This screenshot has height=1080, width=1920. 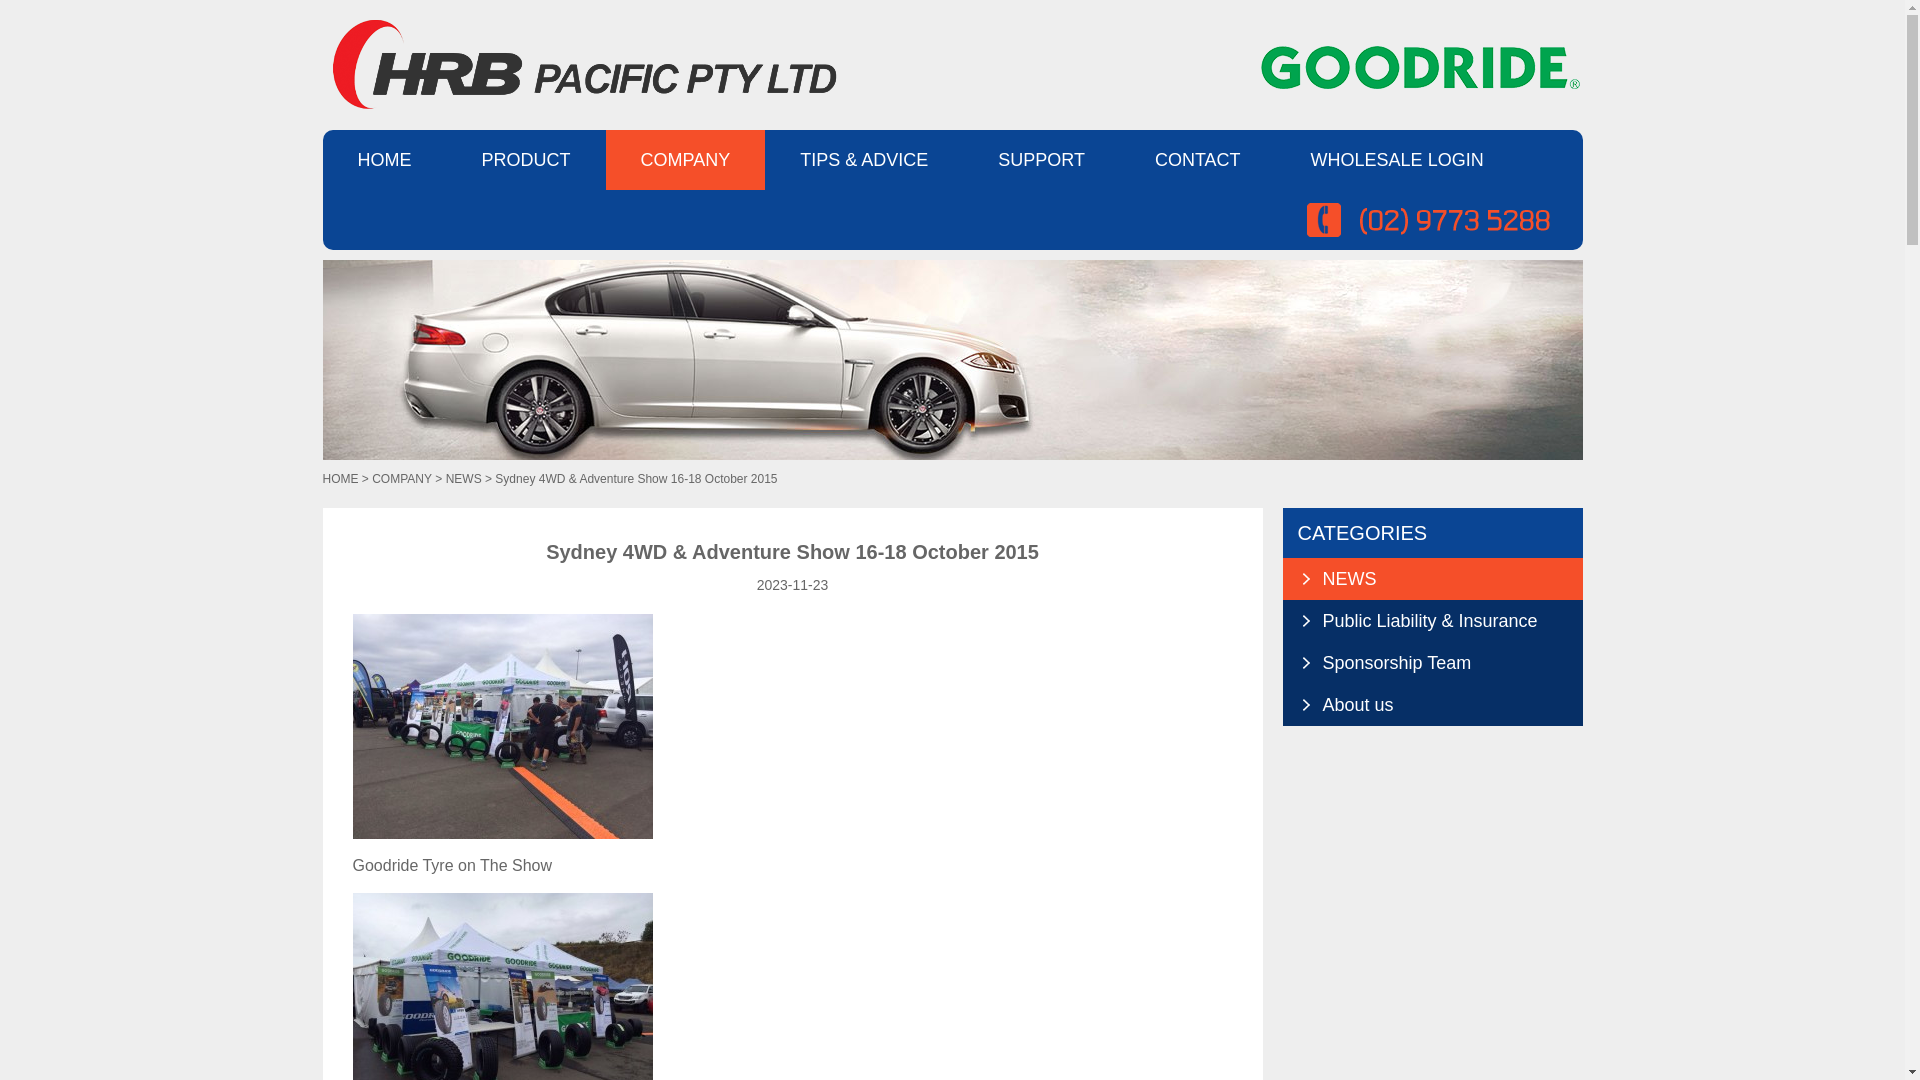 I want to click on 'COMPANY', so click(x=401, y=478).